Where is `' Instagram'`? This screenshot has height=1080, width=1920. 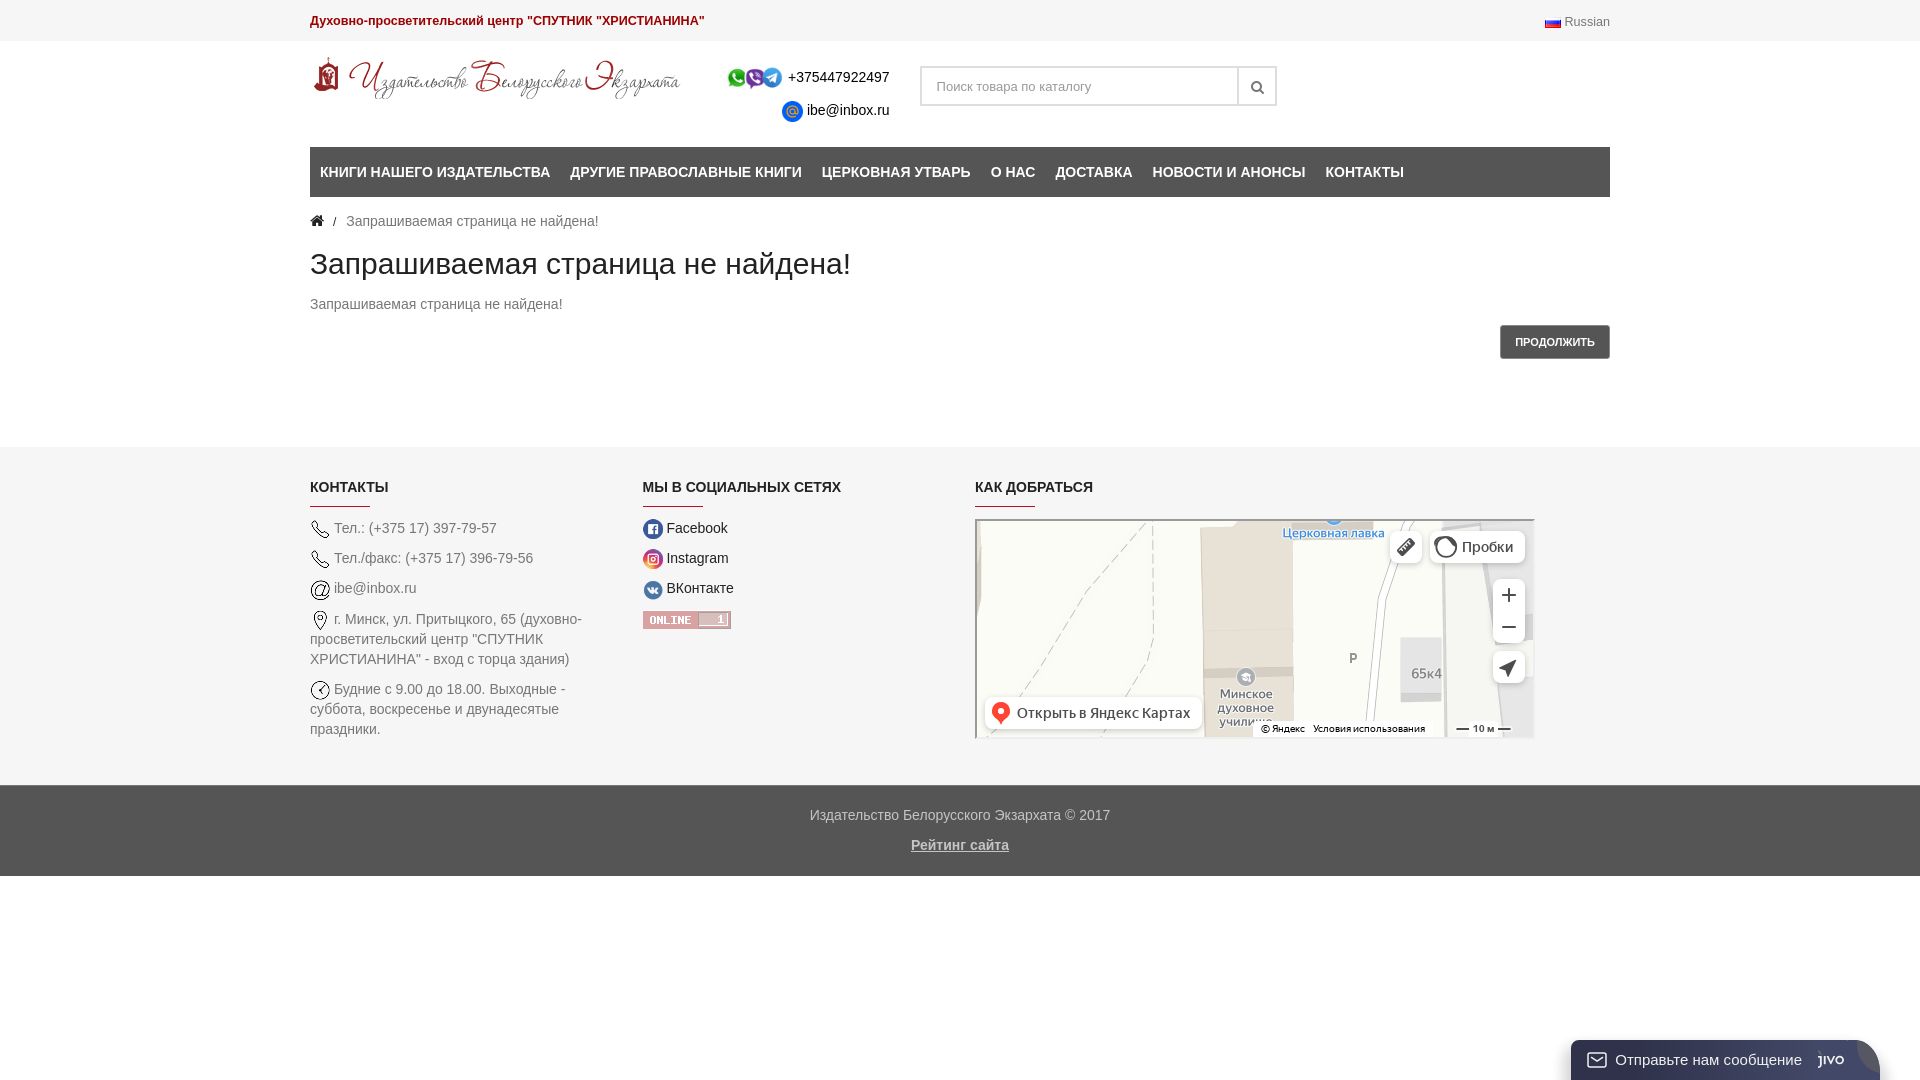
' Instagram' is located at coordinates (685, 558).